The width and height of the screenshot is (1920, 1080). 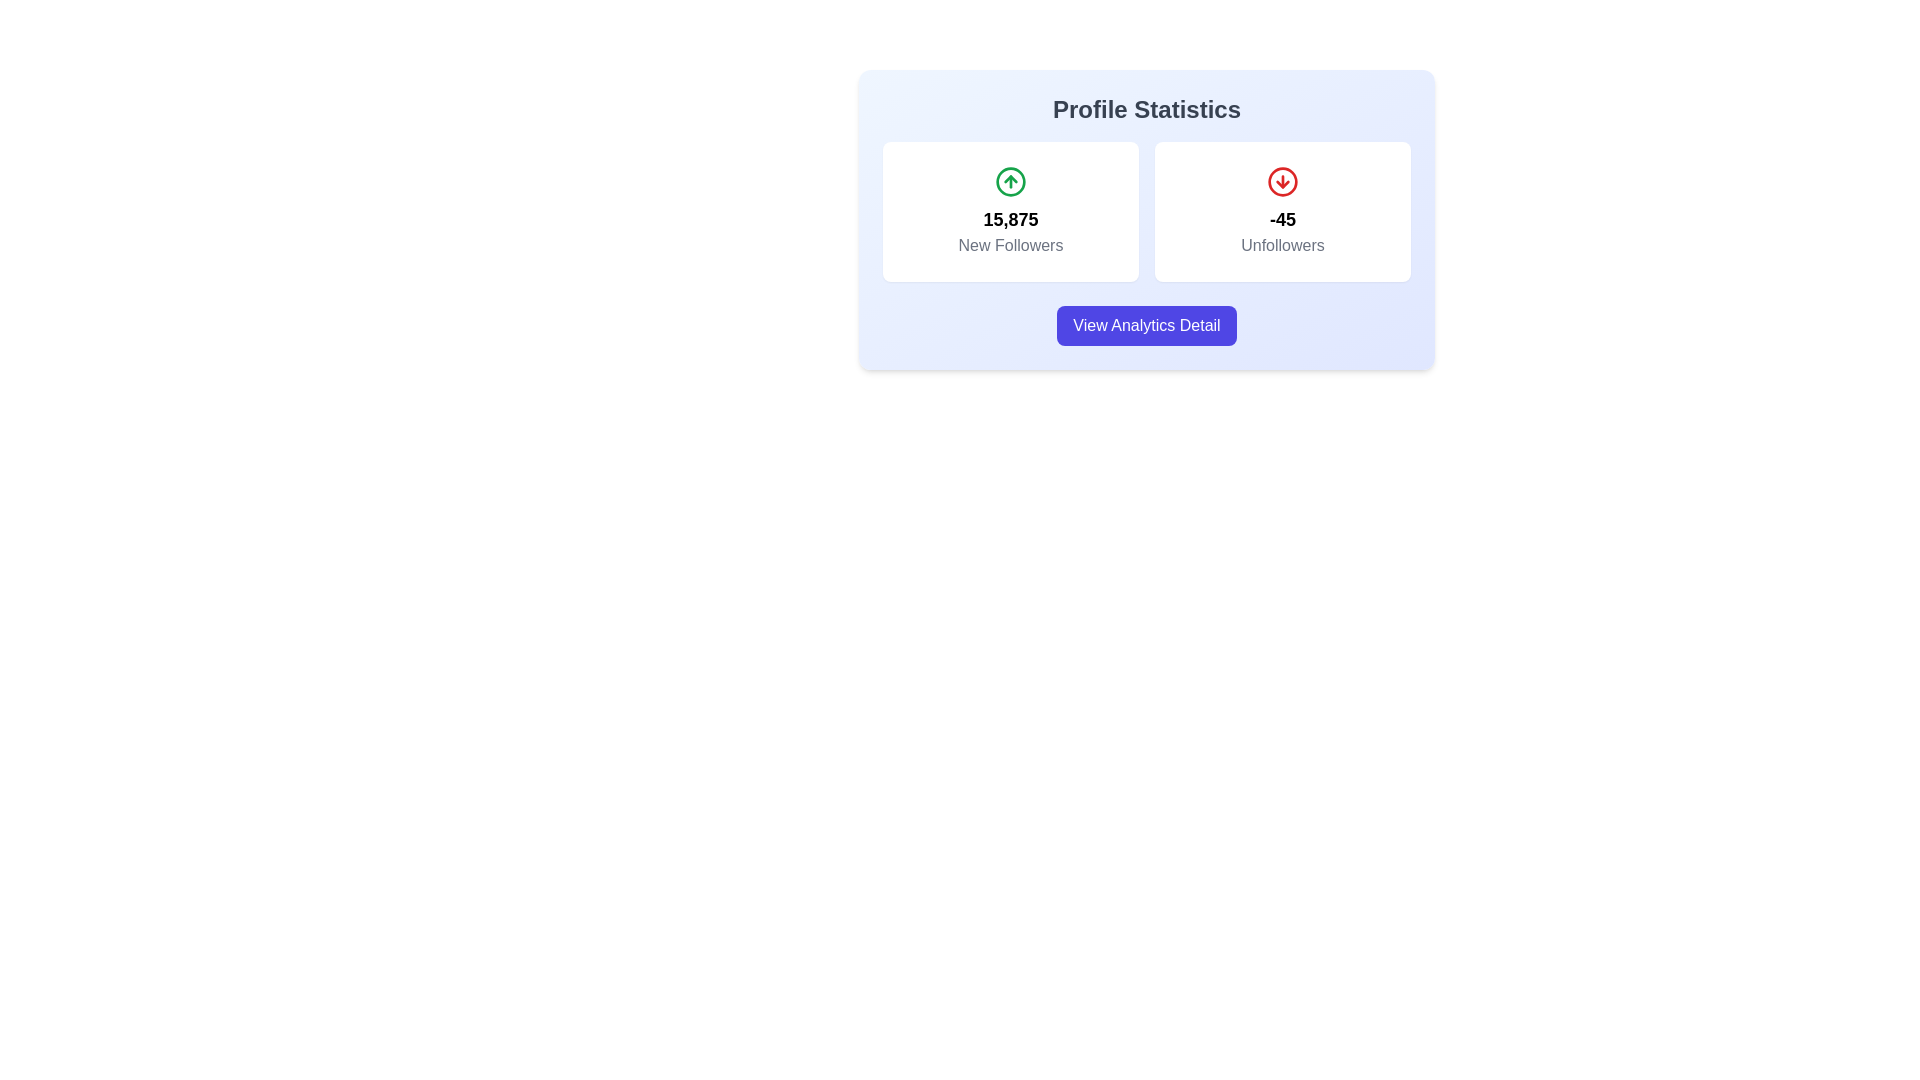 What do you see at coordinates (1011, 219) in the screenshot?
I see `statistical value displayed in the Text Display indicating the count of new followers, located below the upward arrow icon and above the label 'New Followers'` at bounding box center [1011, 219].